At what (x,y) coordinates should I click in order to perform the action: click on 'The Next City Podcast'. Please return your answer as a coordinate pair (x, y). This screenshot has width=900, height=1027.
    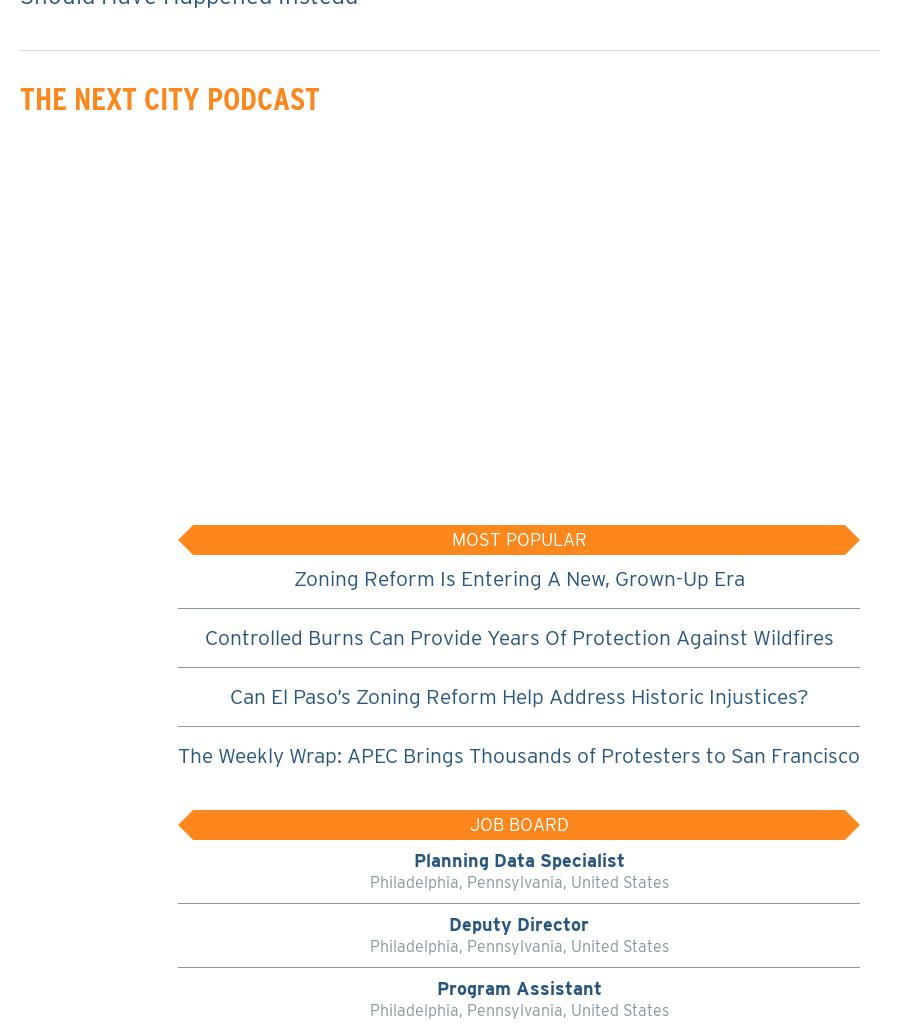
    Looking at the image, I should click on (170, 97).